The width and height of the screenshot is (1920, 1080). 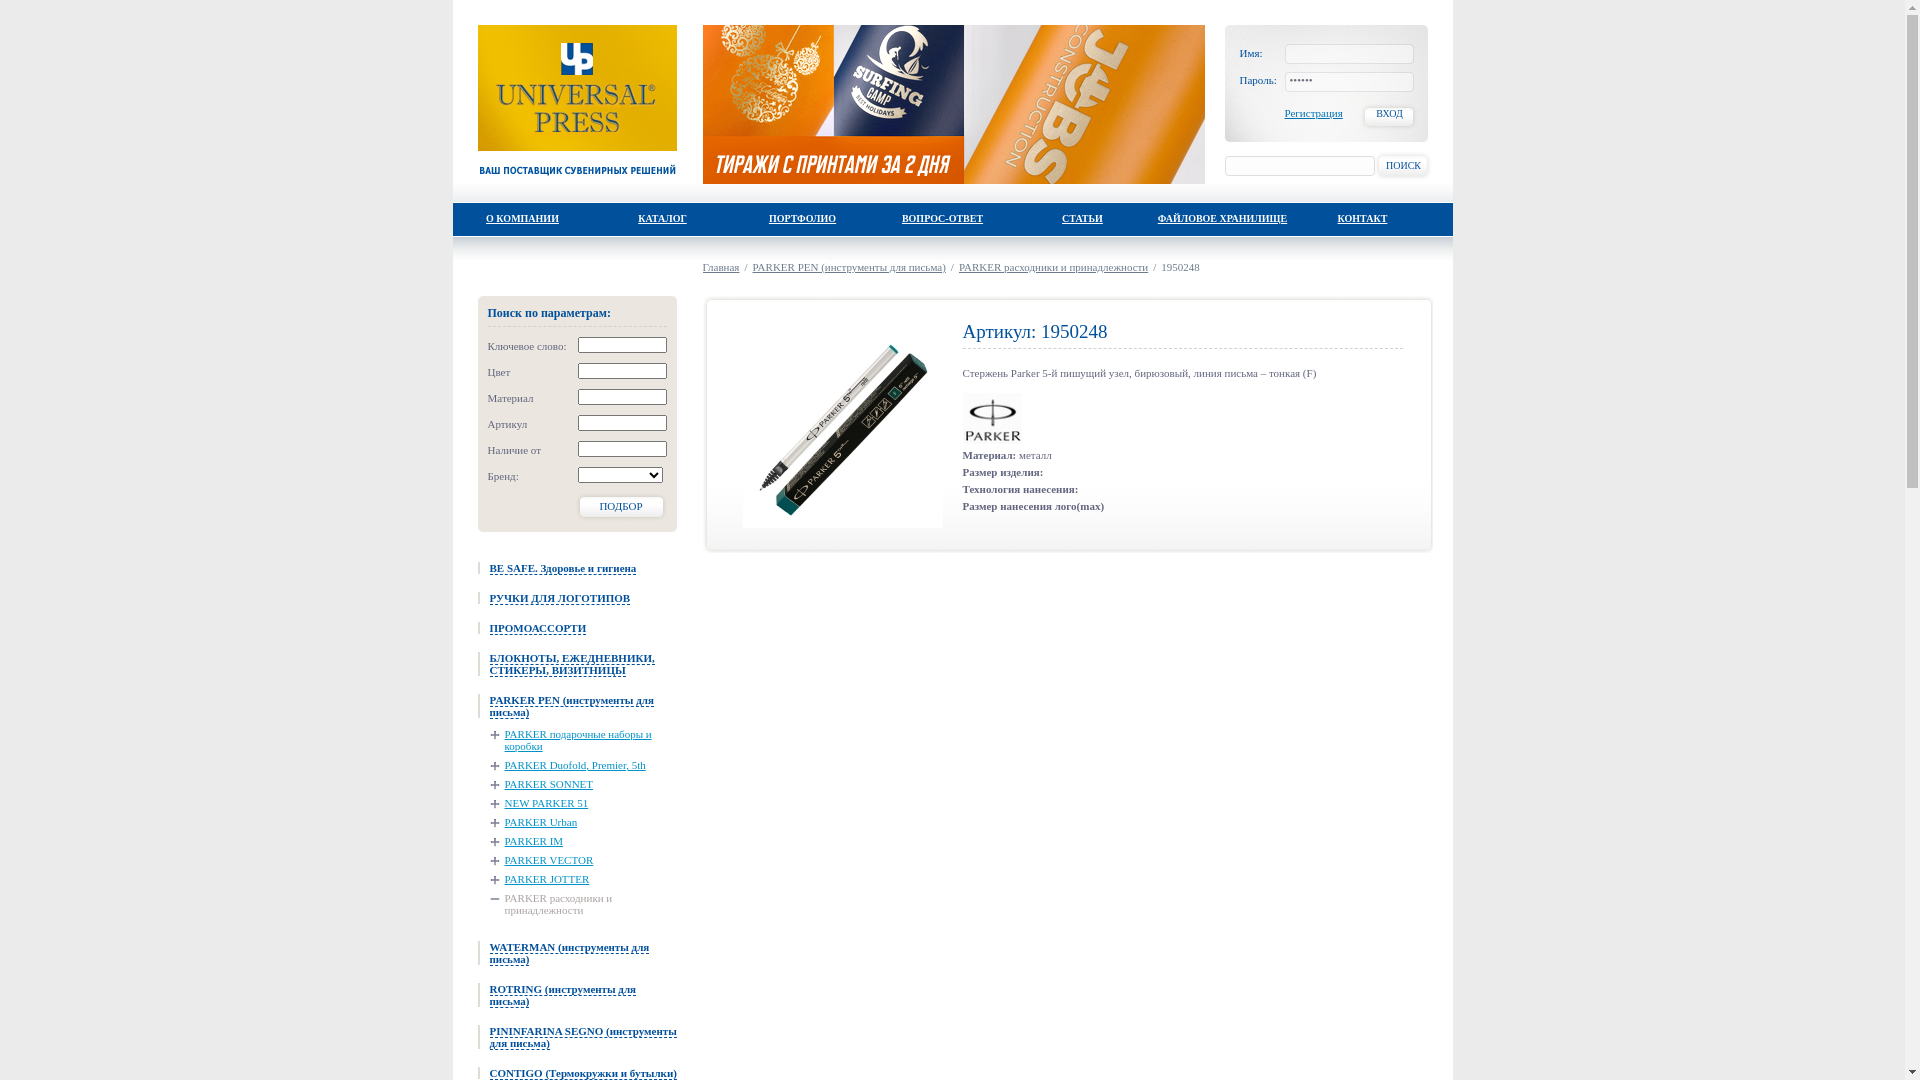 What do you see at coordinates (527, 840) in the screenshot?
I see `'PARKER IM'` at bounding box center [527, 840].